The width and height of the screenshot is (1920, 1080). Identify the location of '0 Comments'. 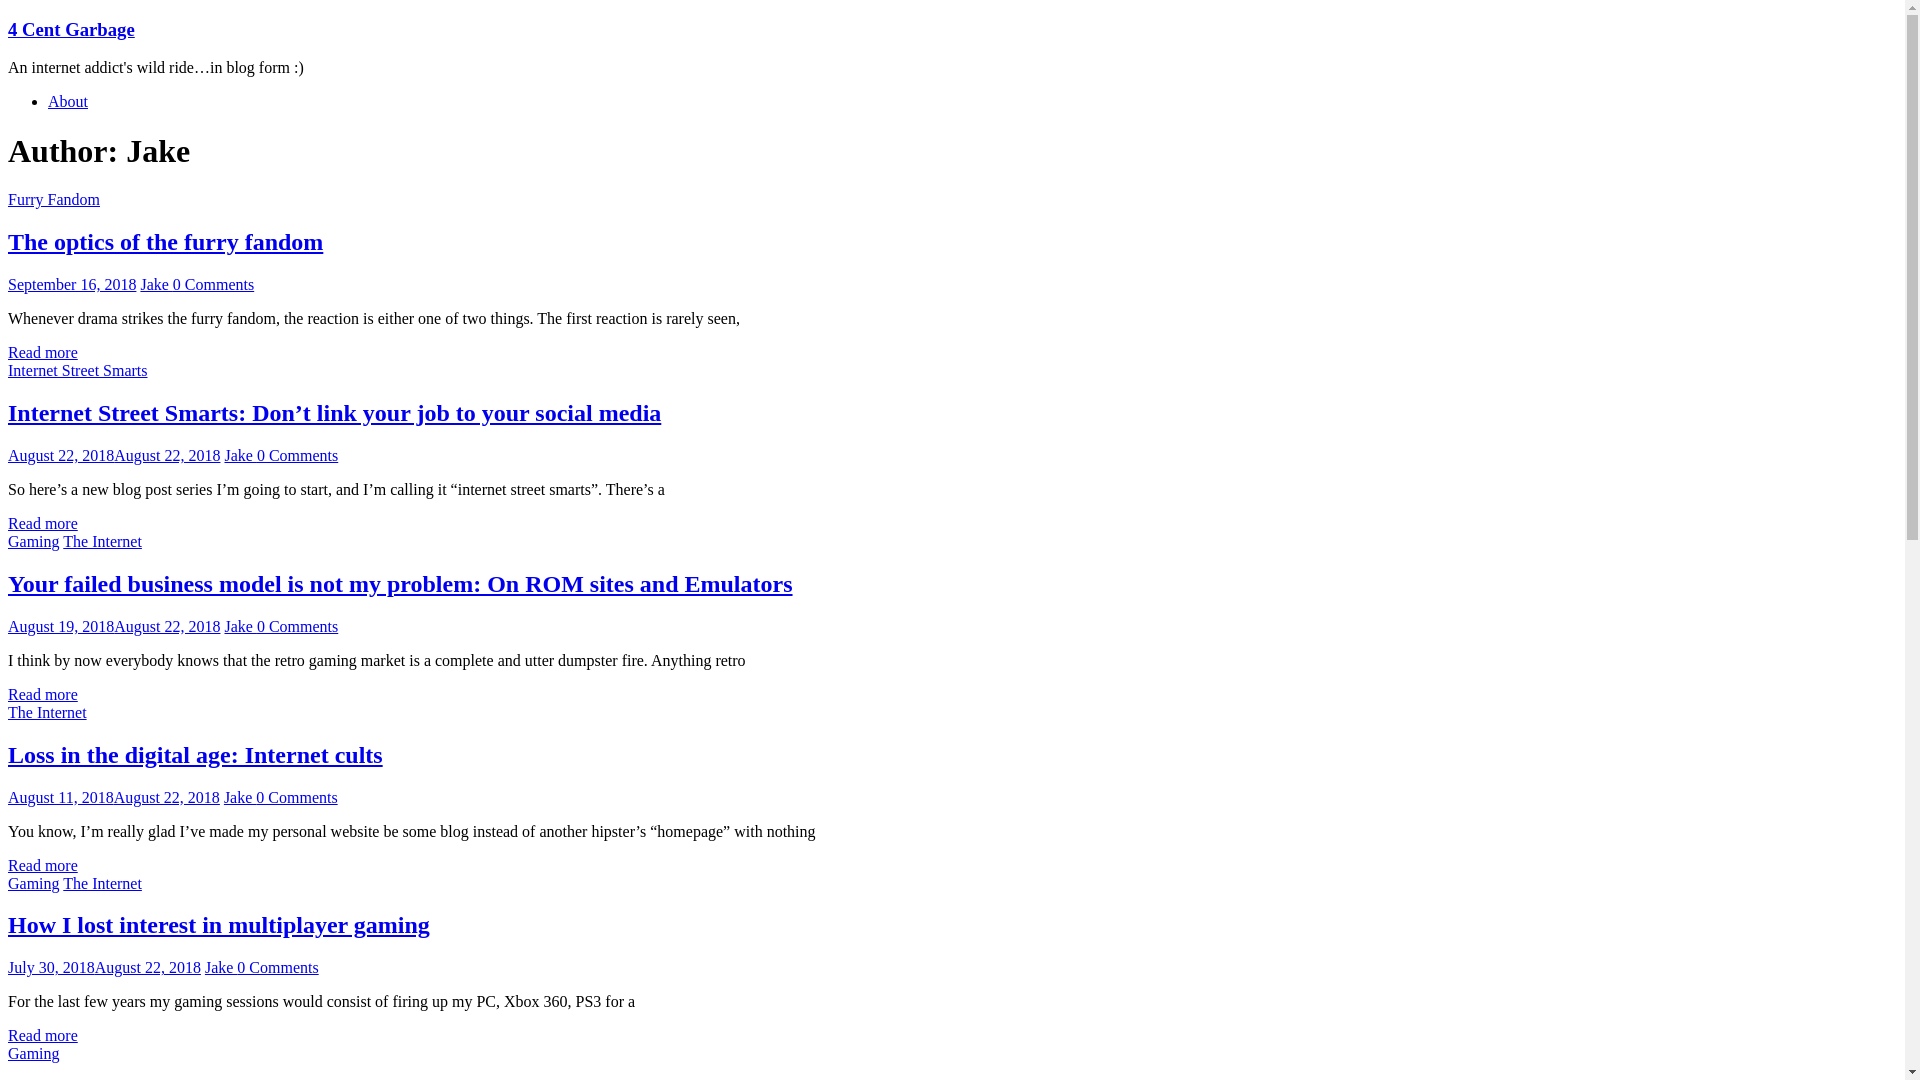
(172, 284).